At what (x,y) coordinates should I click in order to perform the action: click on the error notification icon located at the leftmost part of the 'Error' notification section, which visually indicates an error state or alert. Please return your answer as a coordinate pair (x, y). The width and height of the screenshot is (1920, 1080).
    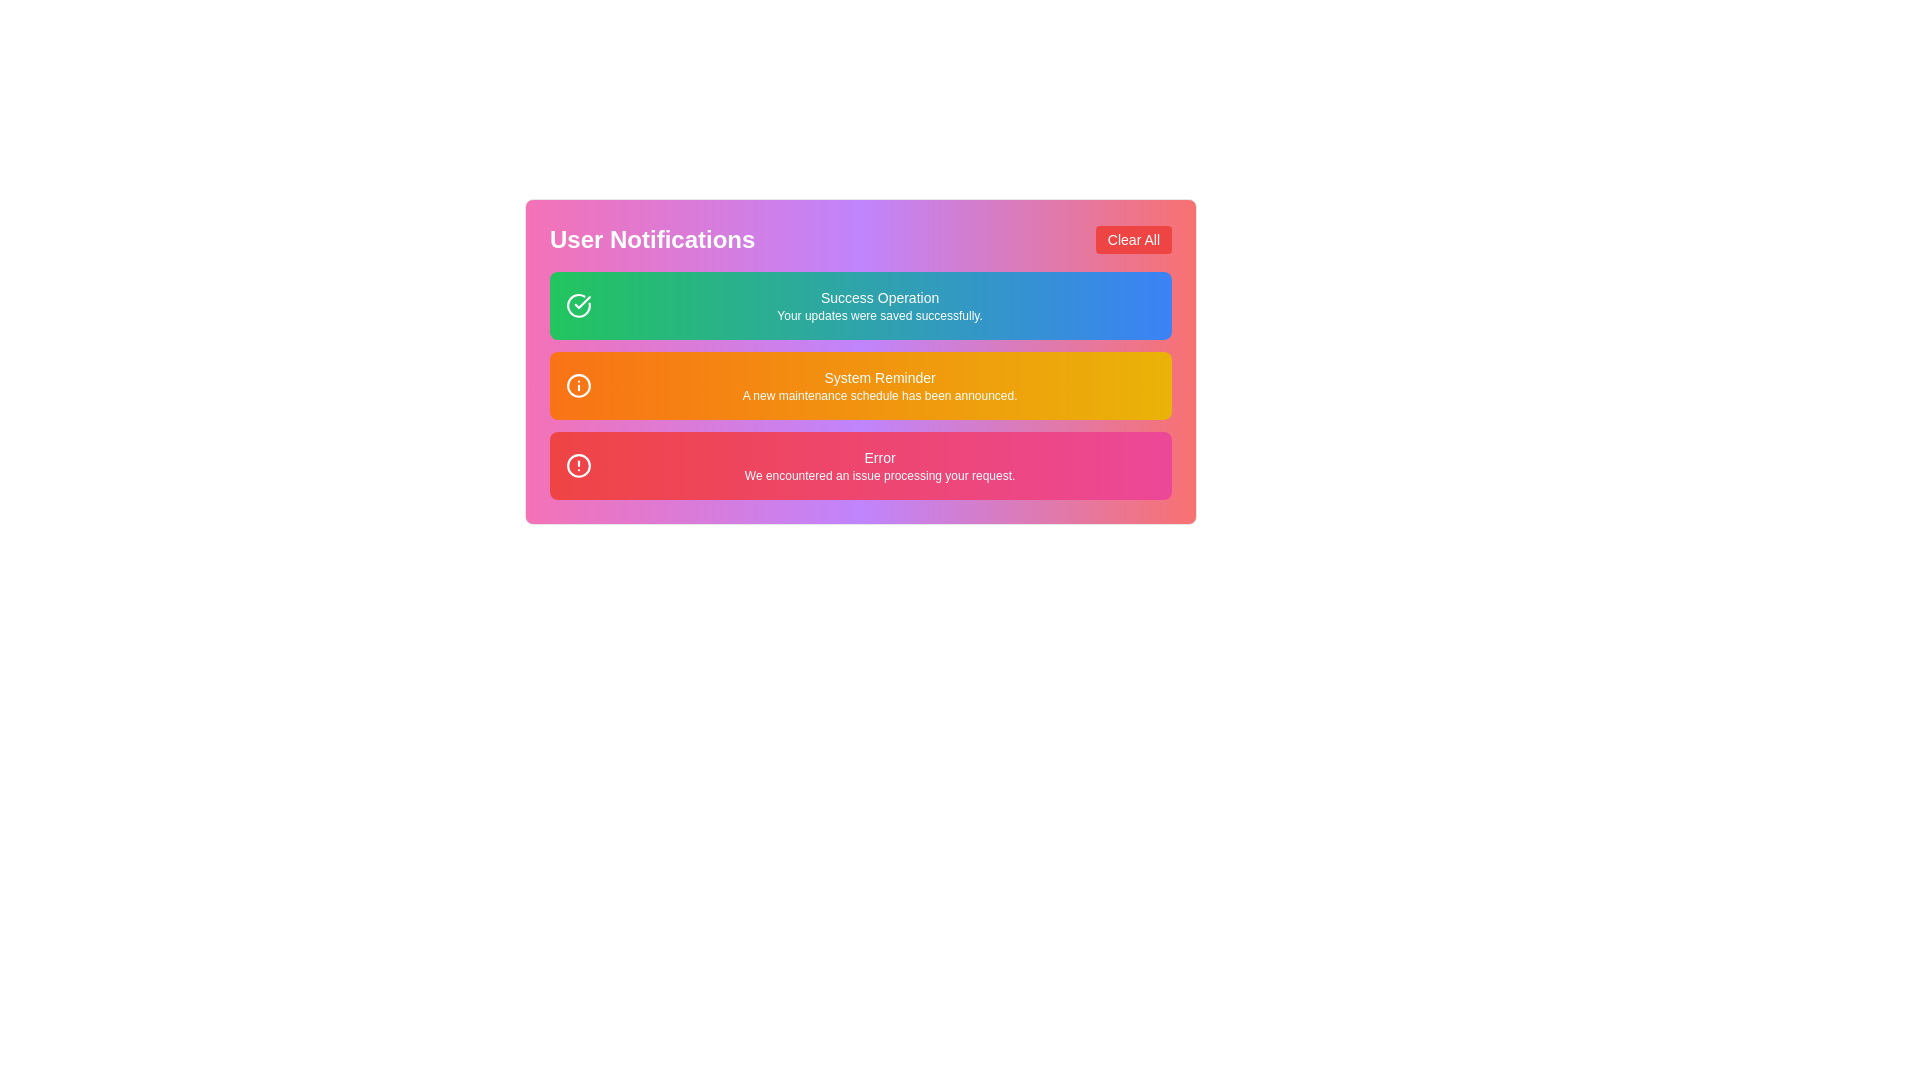
    Looking at the image, I should click on (578, 466).